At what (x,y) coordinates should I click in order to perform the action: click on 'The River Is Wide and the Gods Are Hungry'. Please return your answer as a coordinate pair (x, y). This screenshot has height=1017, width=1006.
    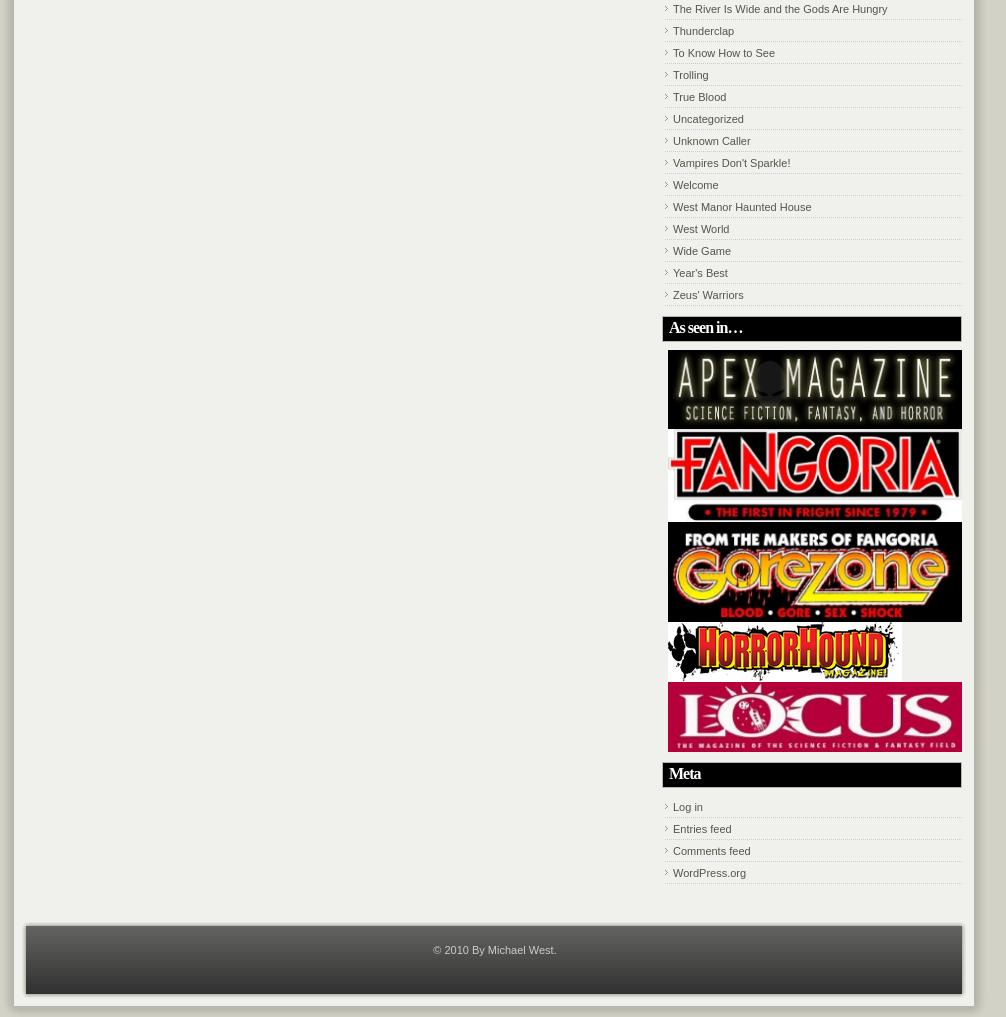
    Looking at the image, I should click on (673, 7).